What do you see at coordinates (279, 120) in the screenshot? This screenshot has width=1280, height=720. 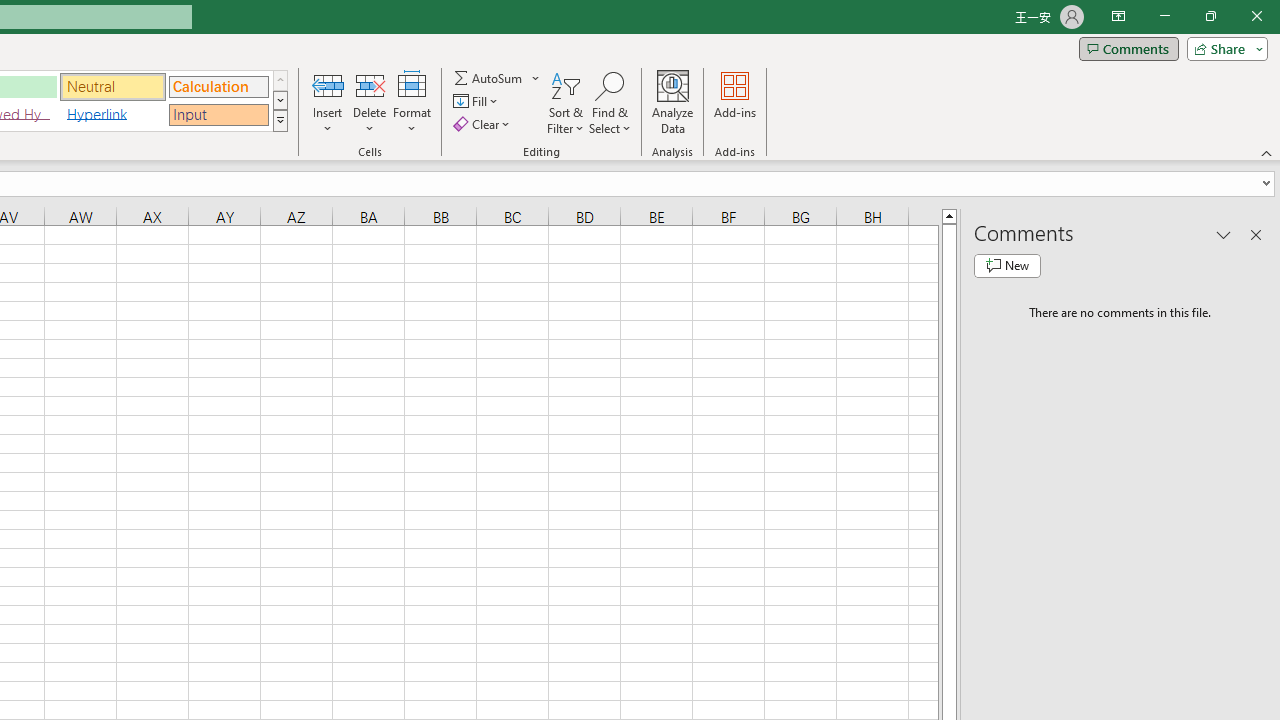 I see `'Class: NetUIImage'` at bounding box center [279, 120].